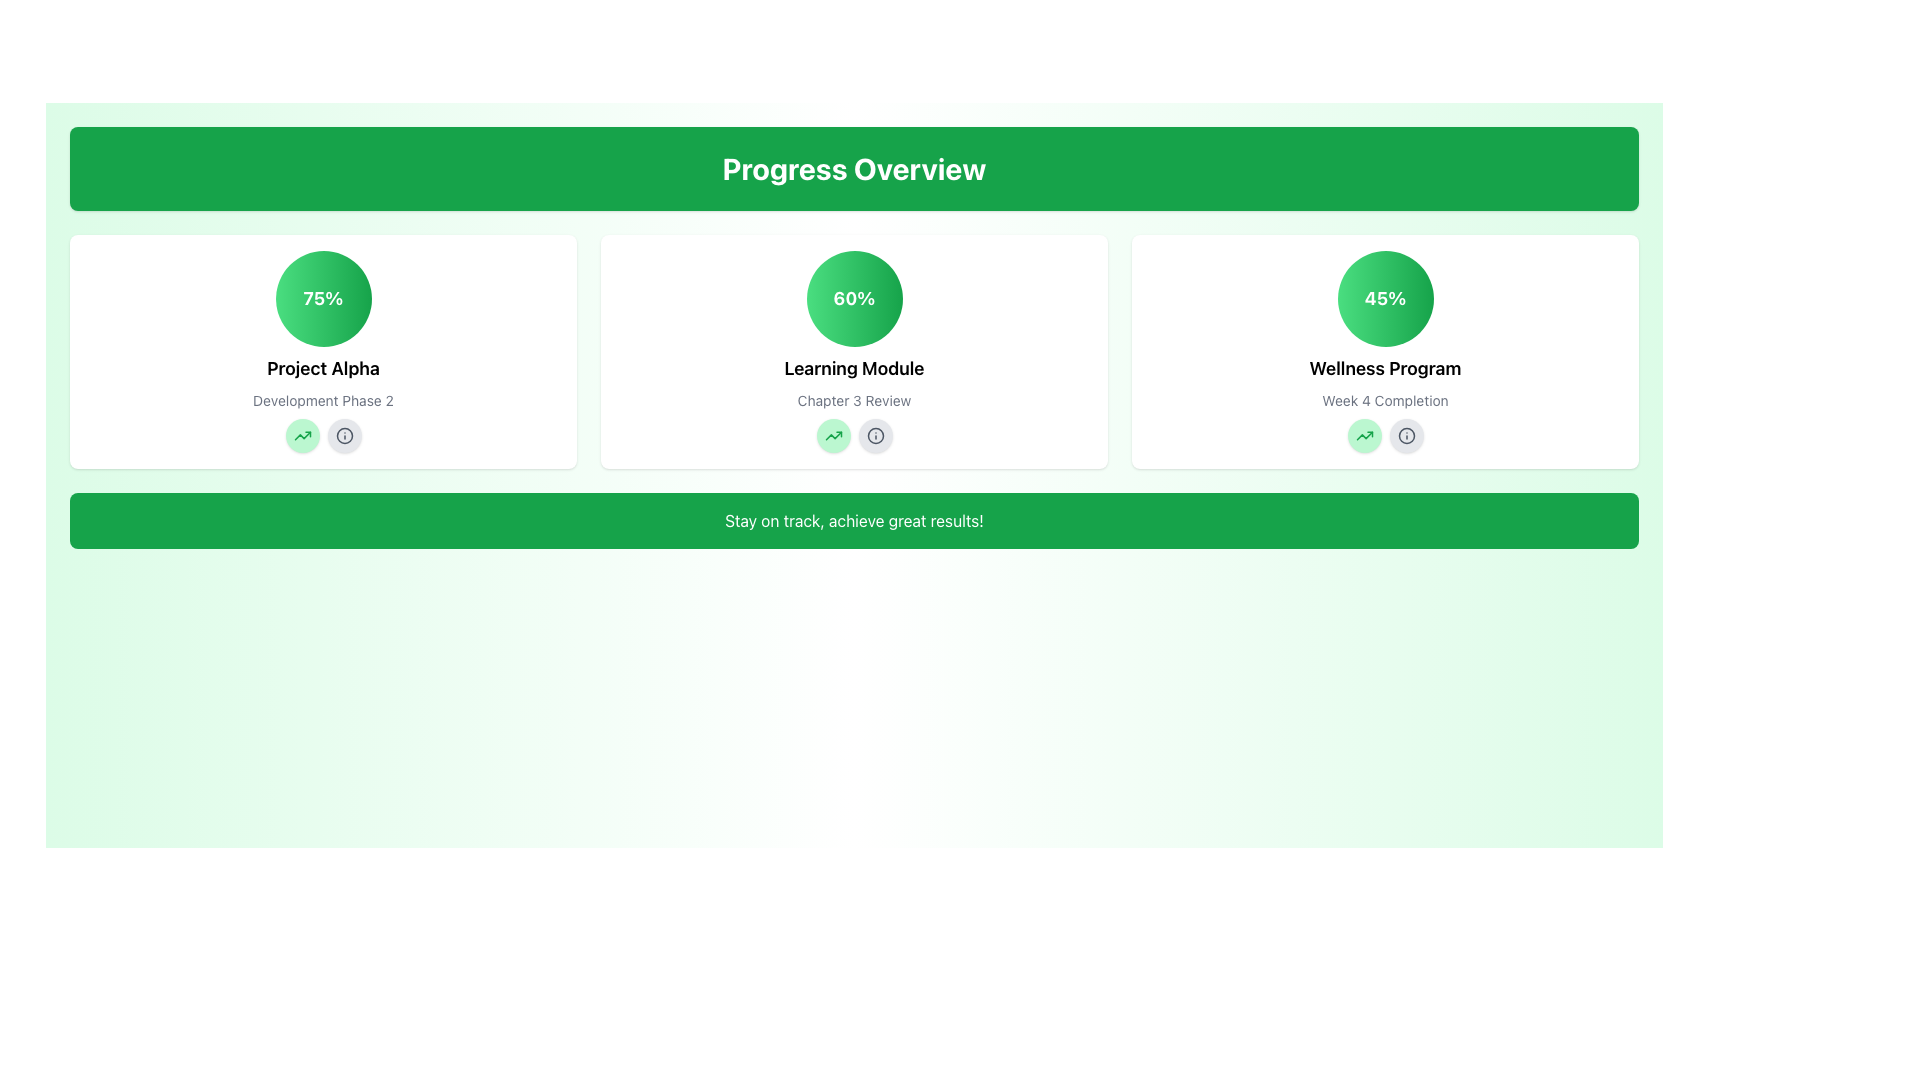  Describe the element at coordinates (1384, 350) in the screenshot. I see `the Progress panel that has a gradient green circular header with '45%' in bold white text` at that location.